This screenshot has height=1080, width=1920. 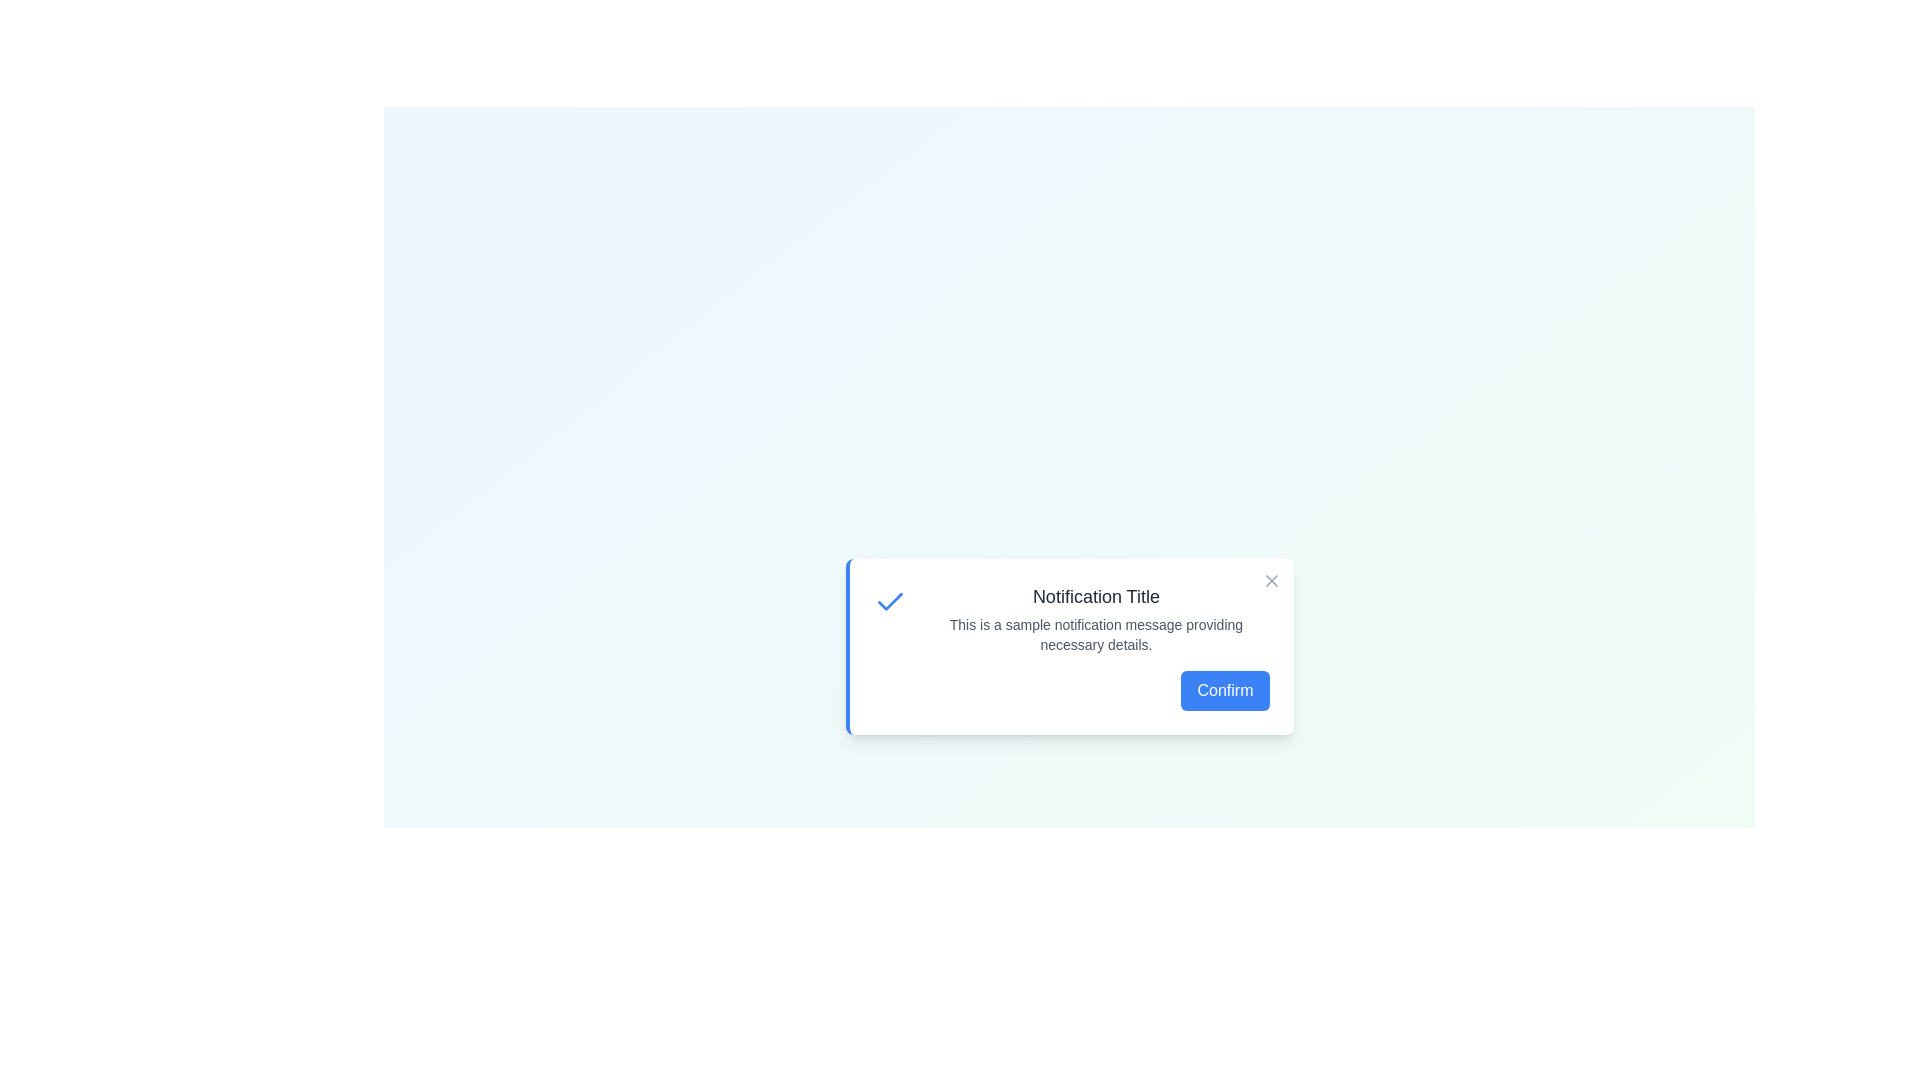 I want to click on 'Confirm' button to confirm the action, so click(x=1223, y=689).